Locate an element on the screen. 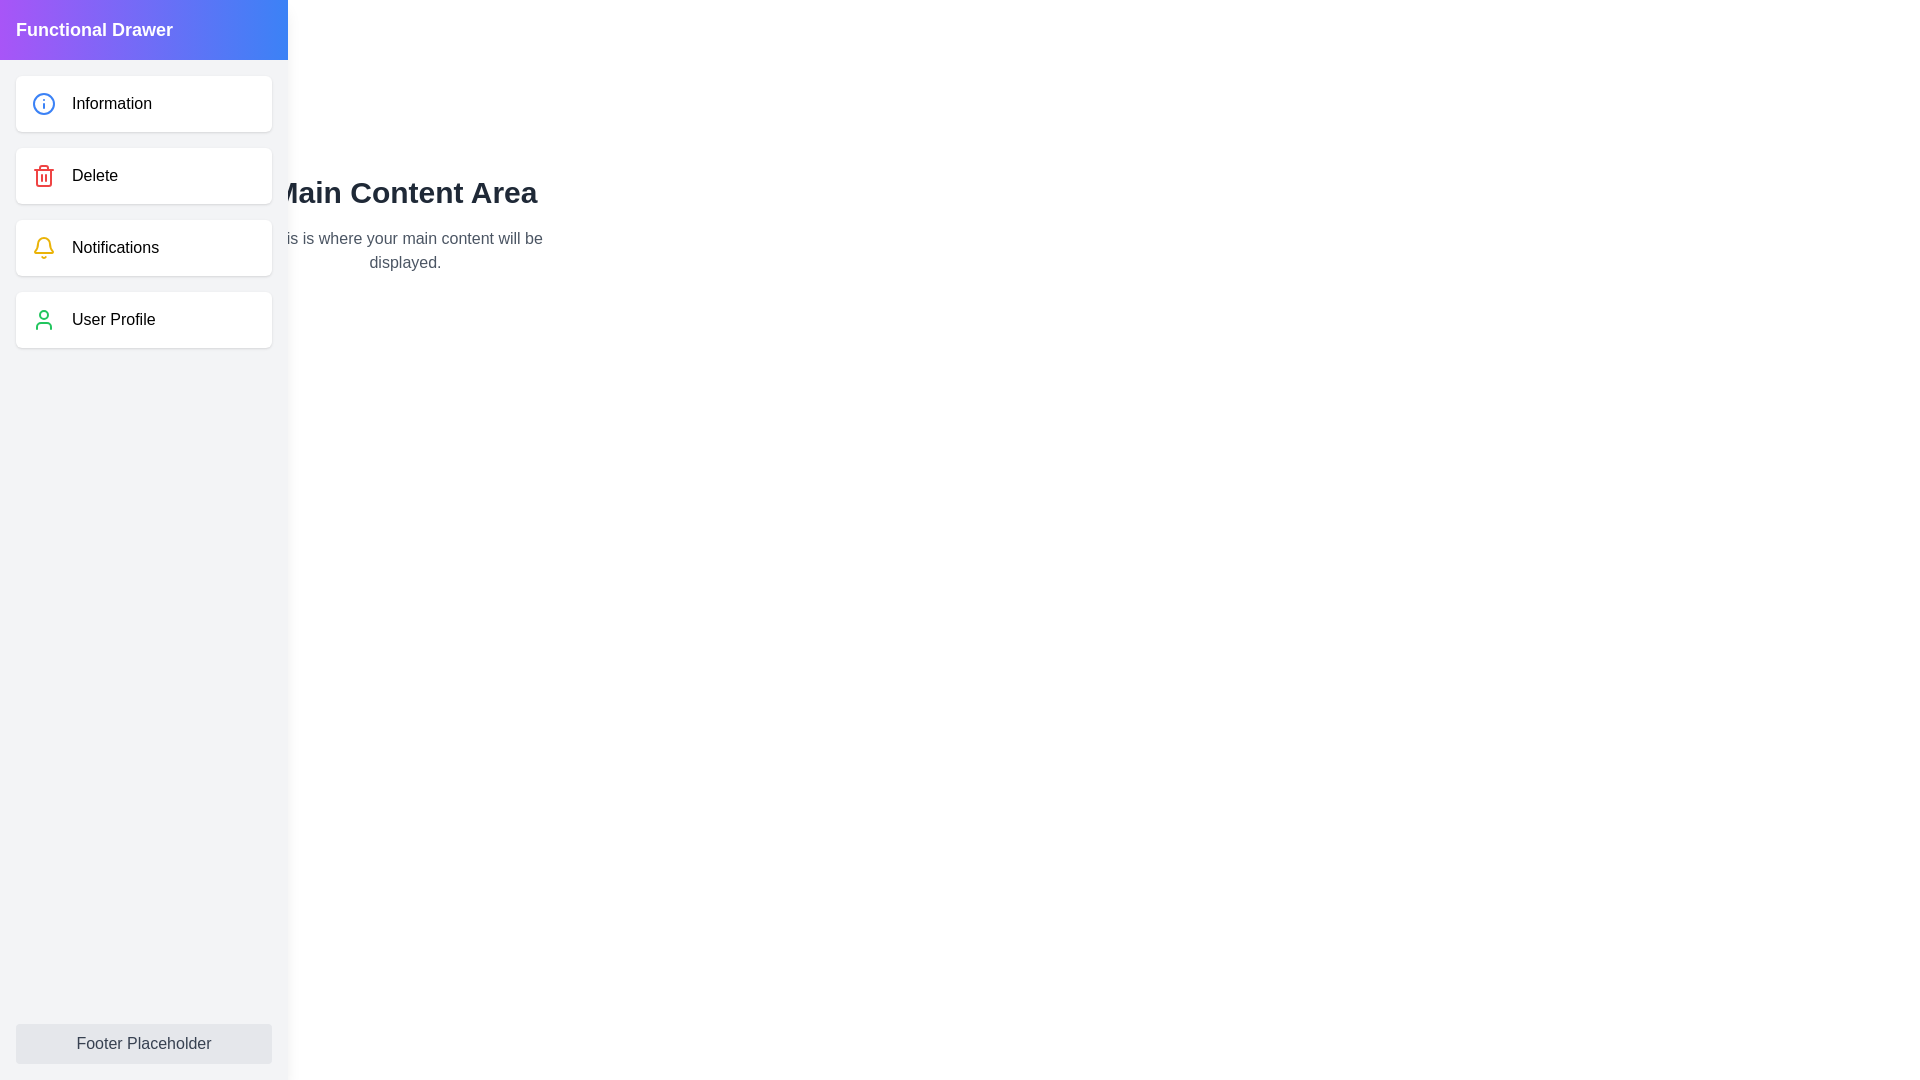  the 'Information' button, which is a rectangular element with a white background, blue circular border icon with 'i', and bold black text on the left navigation panel is located at coordinates (143, 104).